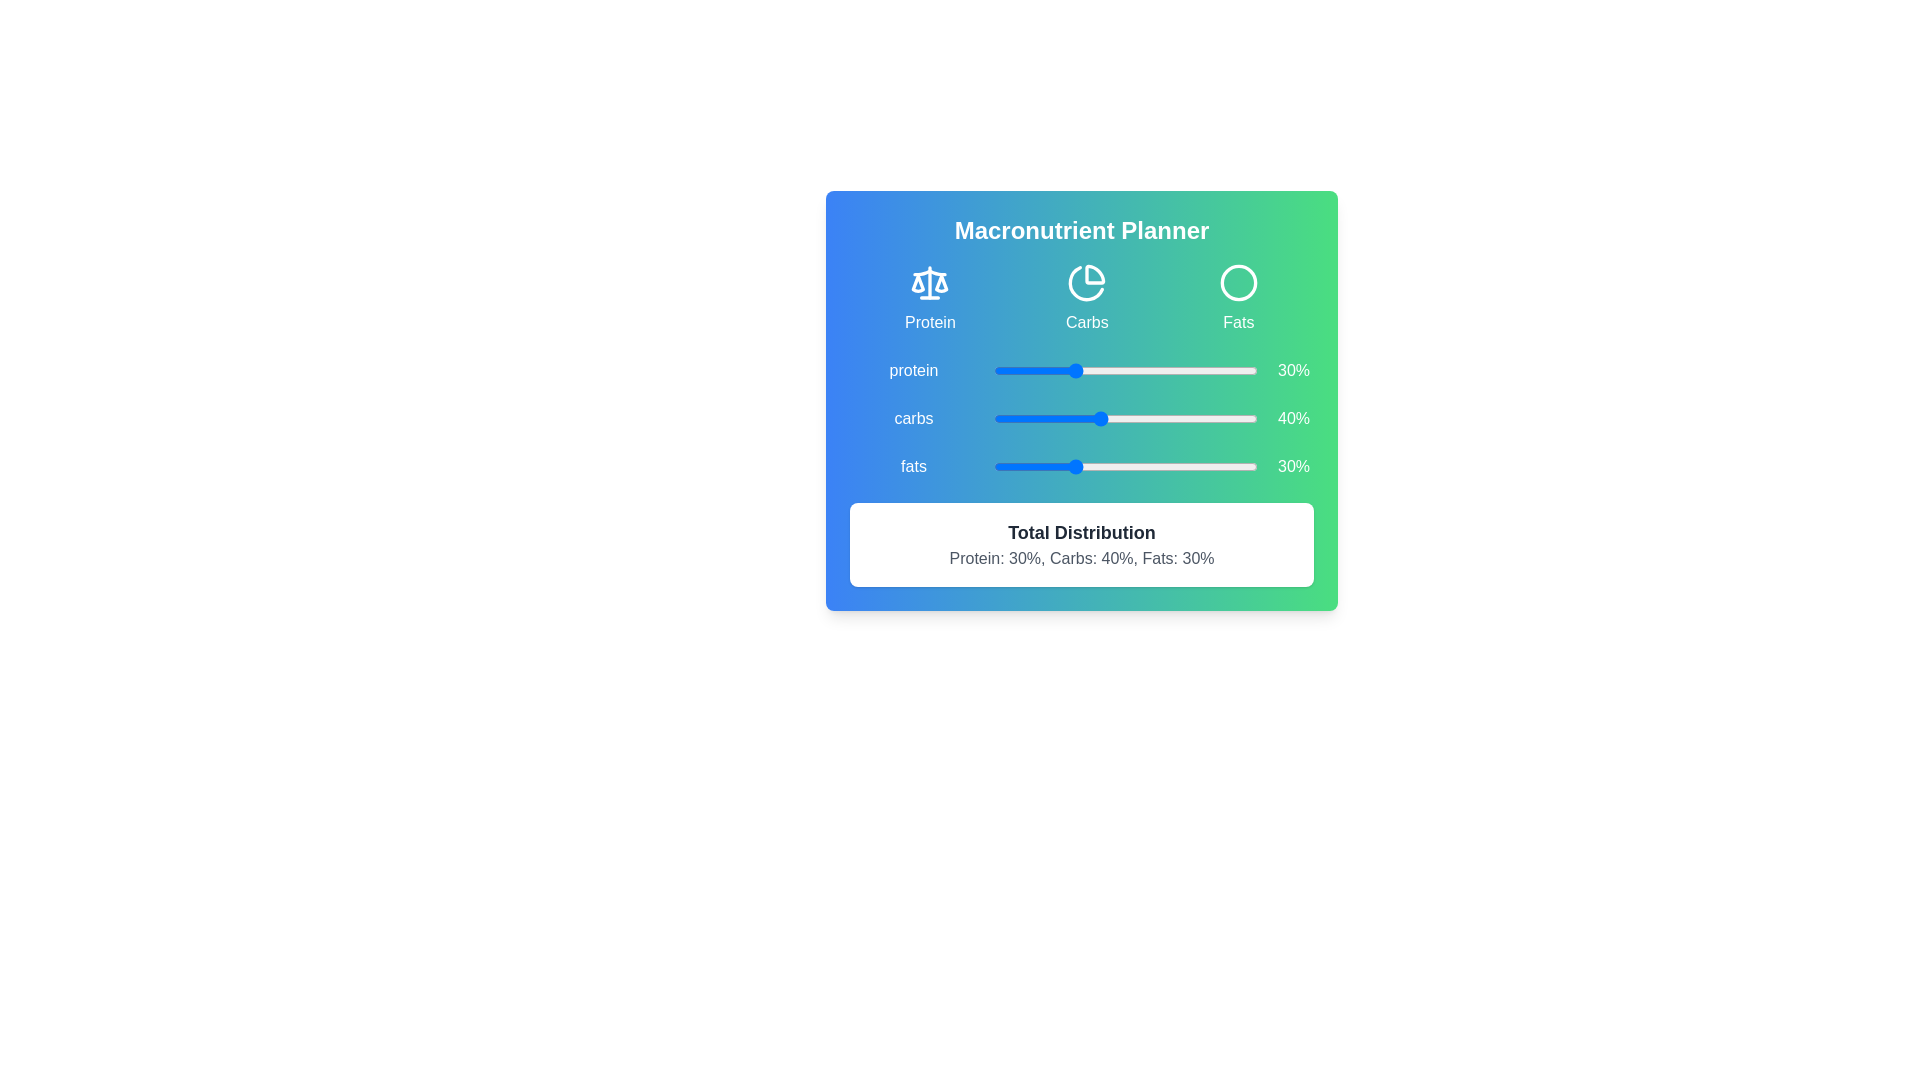  Describe the element at coordinates (1144, 370) in the screenshot. I see `the protein percentage` at that location.